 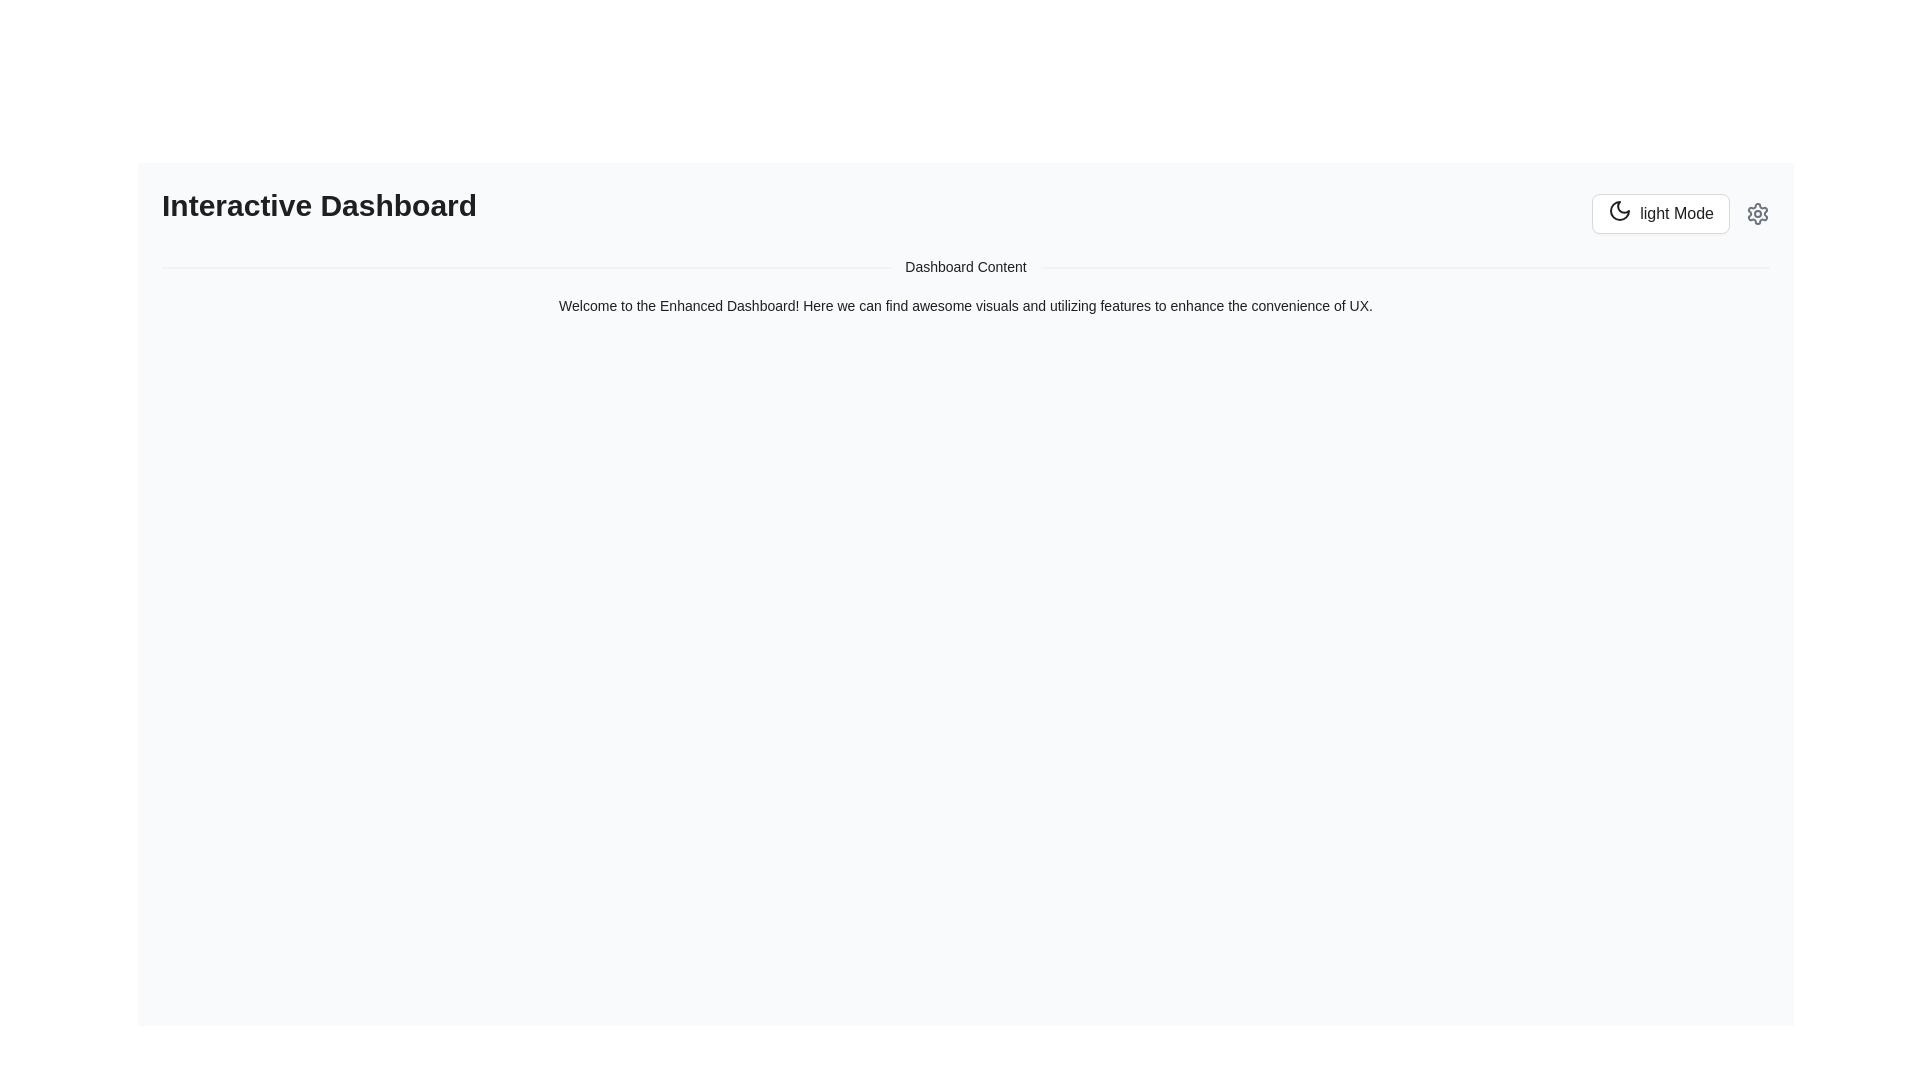 What do you see at coordinates (318, 205) in the screenshot?
I see `the 'Interactive Dashboard' text label, which is a bold dark-colored font located in the top navigation bar, positioned prominently on the left side` at bounding box center [318, 205].